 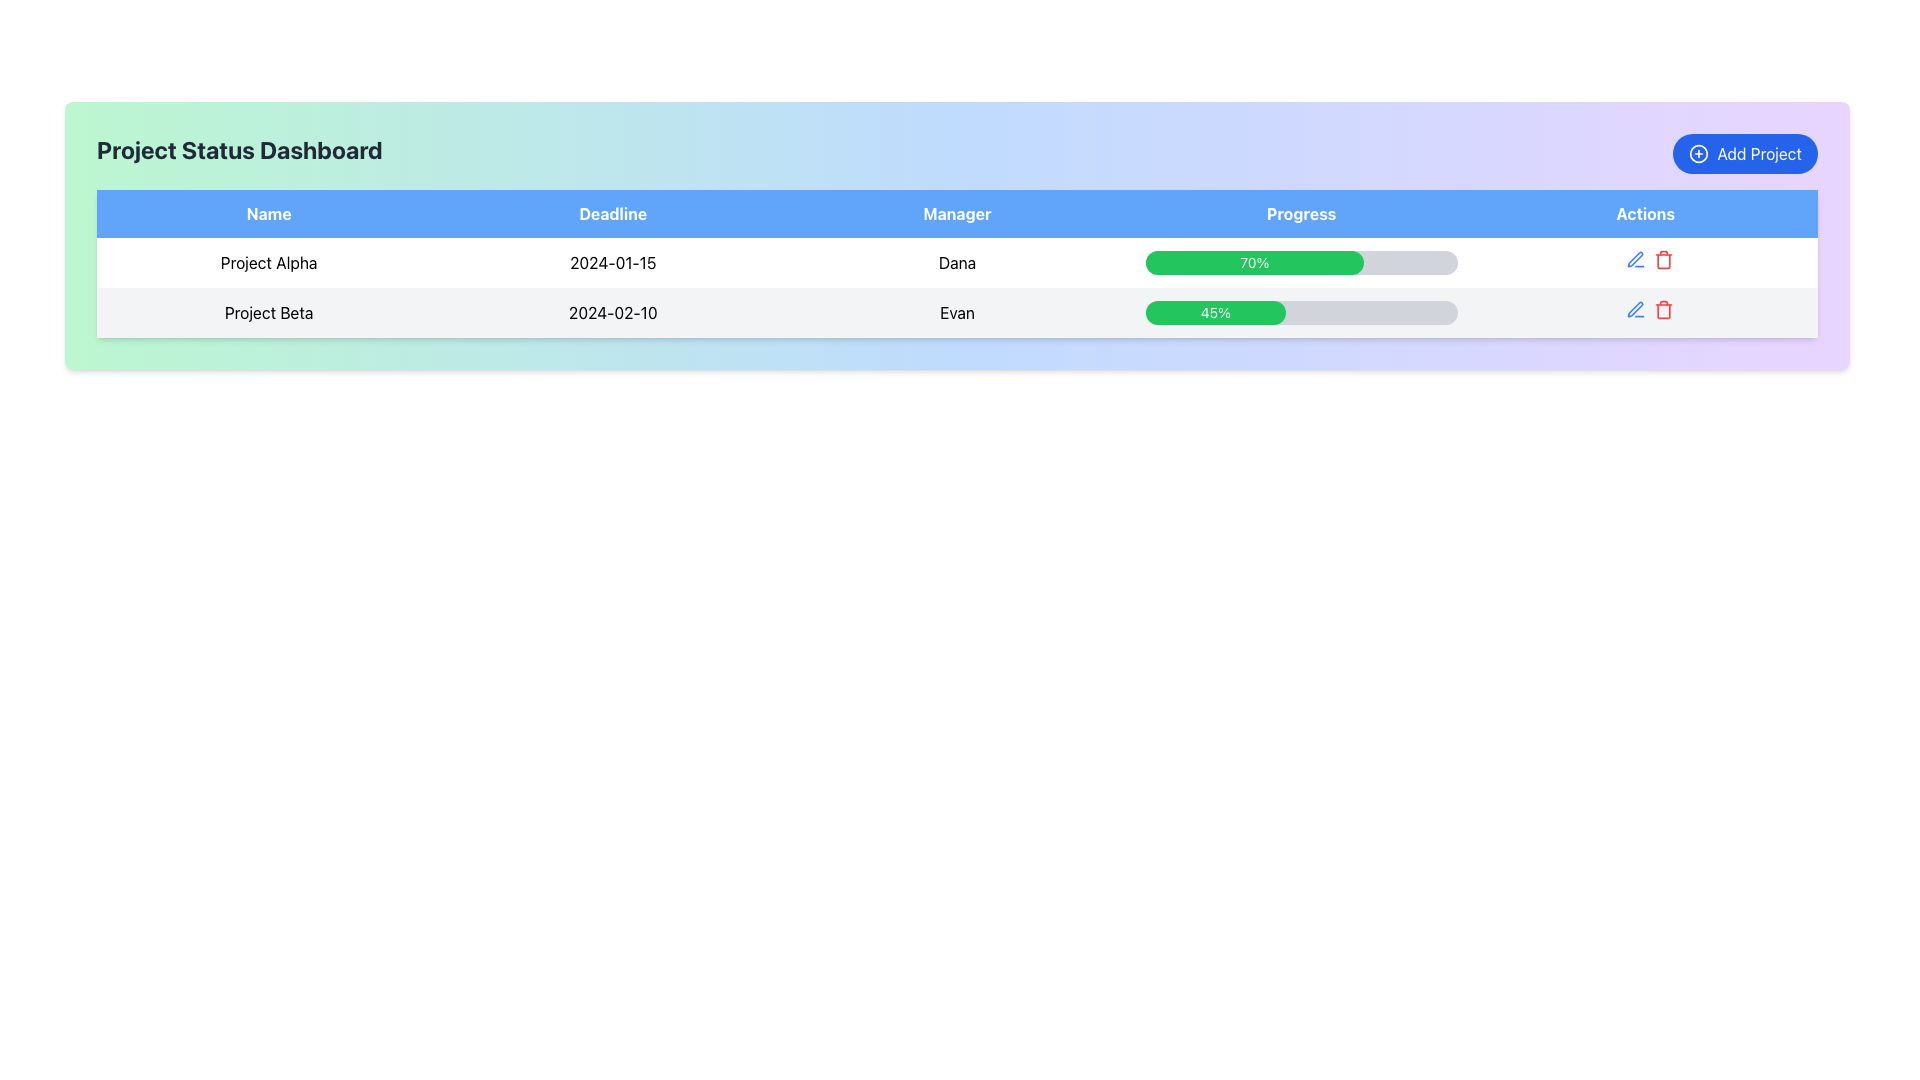 What do you see at coordinates (268, 261) in the screenshot?
I see `the text display cell showing 'Project Alpha' in the first row of the table under the 'Name' column` at bounding box center [268, 261].